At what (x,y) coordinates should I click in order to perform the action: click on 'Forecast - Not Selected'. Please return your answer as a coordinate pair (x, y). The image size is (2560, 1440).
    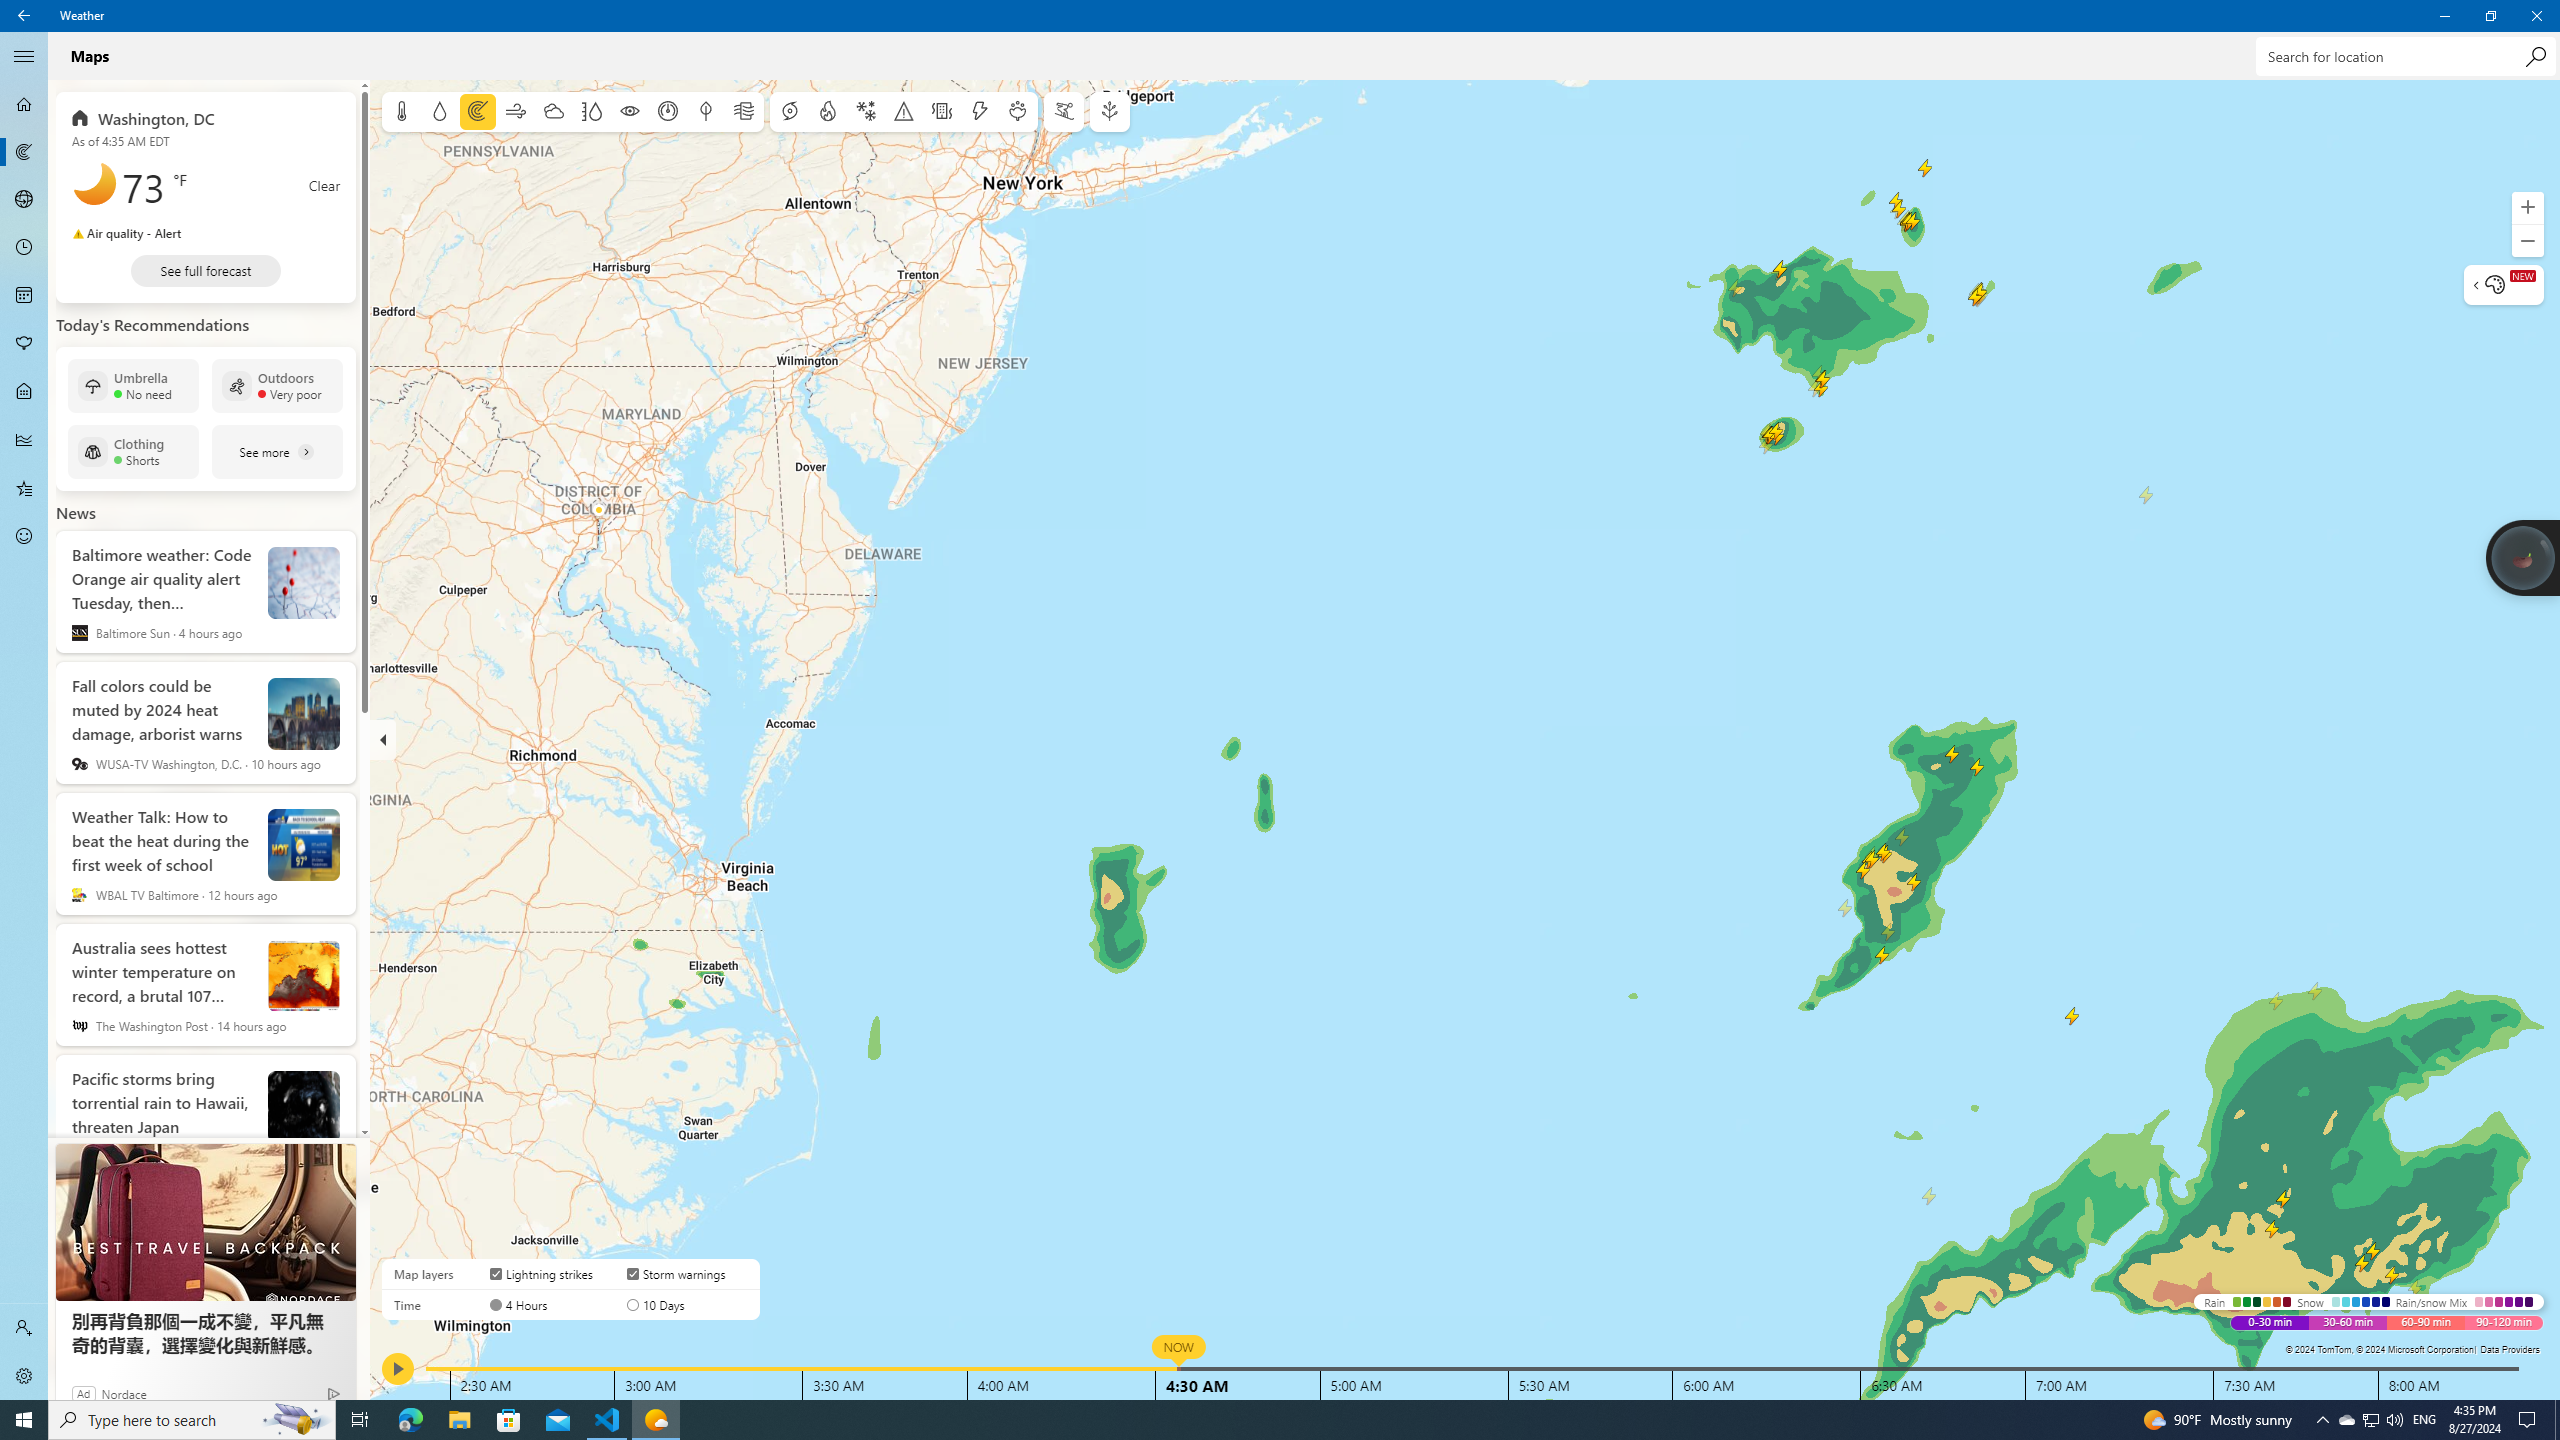
    Looking at the image, I should click on (24, 103).